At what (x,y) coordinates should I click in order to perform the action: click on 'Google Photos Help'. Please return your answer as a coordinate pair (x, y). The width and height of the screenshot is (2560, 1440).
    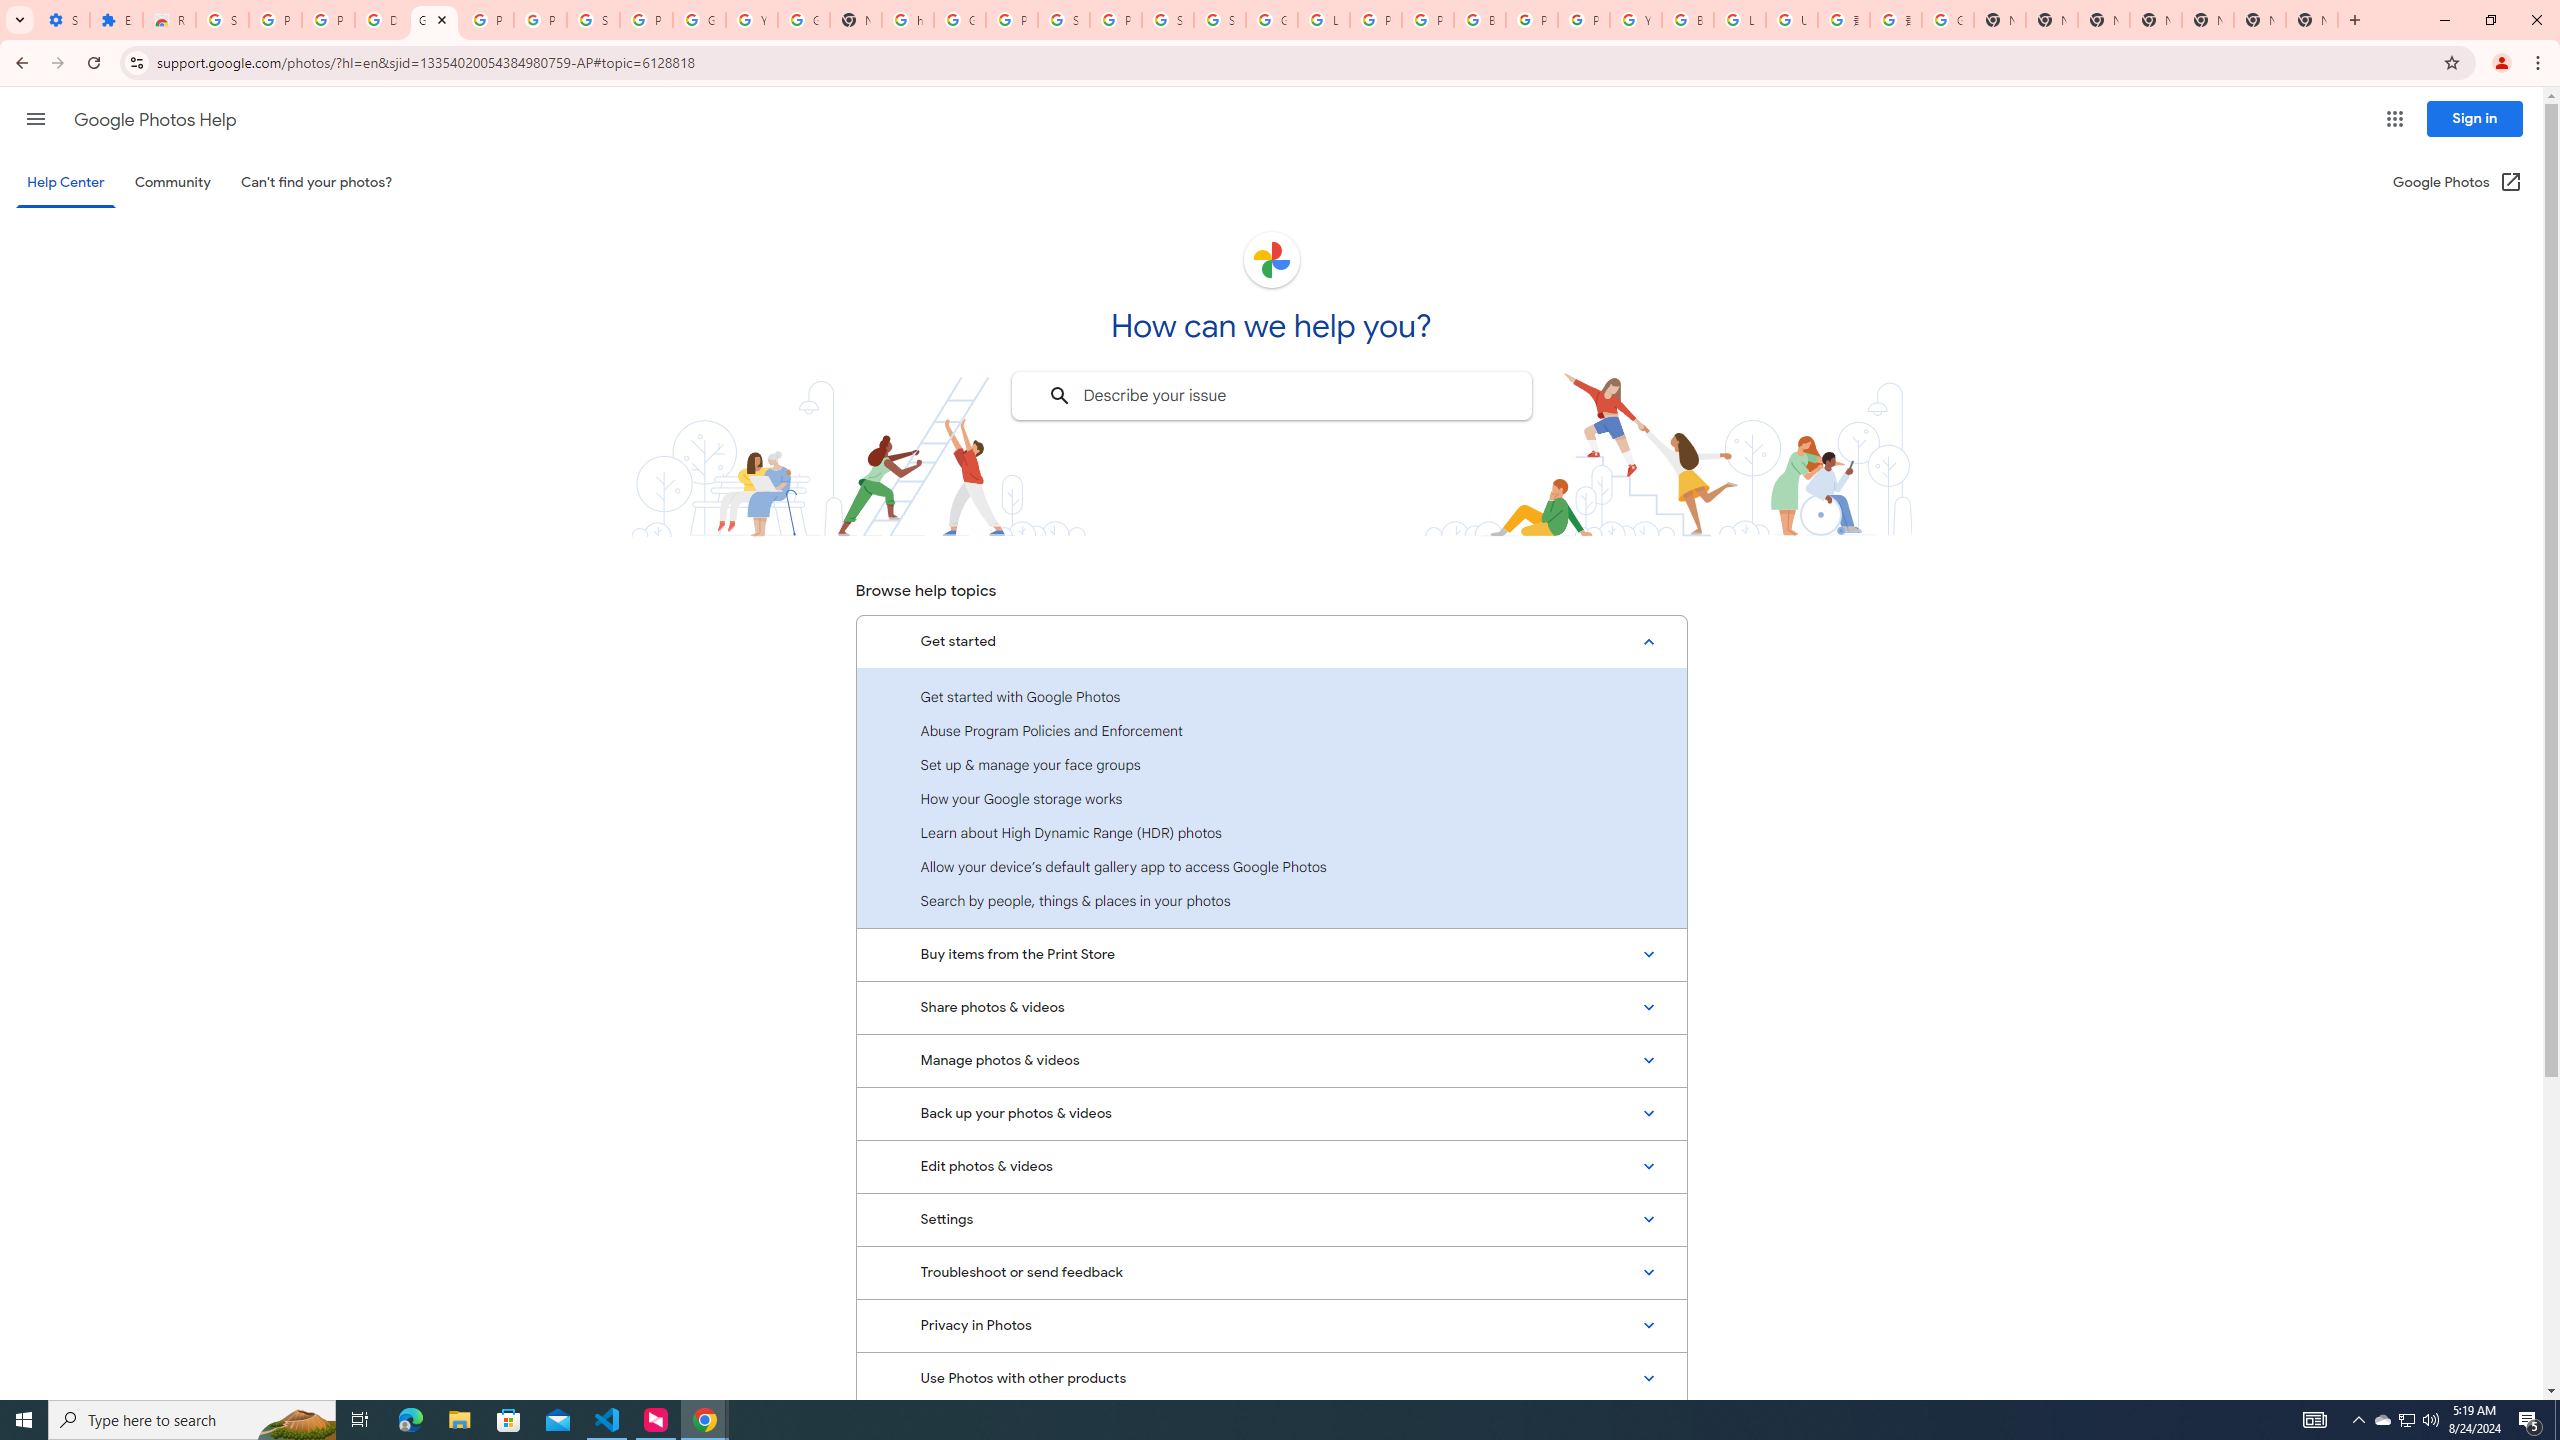
    Looking at the image, I should click on (154, 119).